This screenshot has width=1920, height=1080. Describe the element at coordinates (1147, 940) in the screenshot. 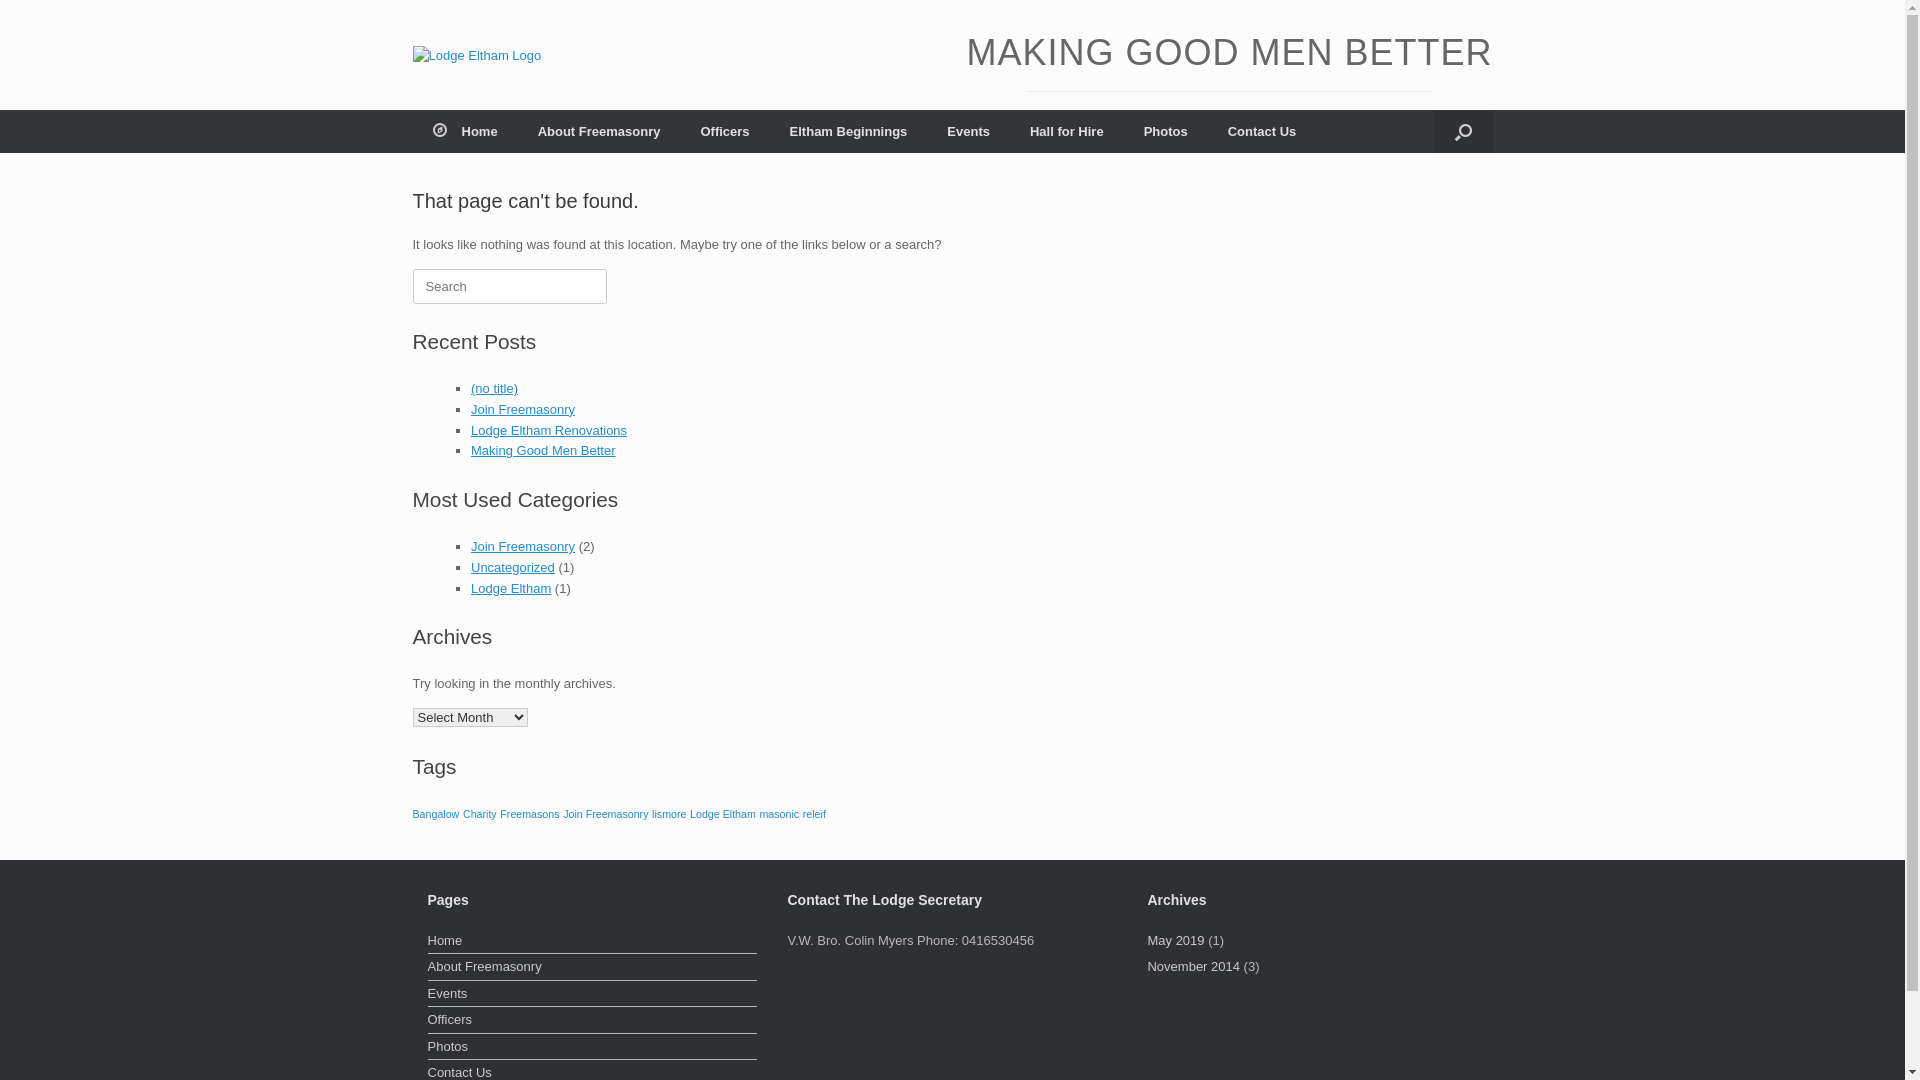

I see `'May 2019'` at that location.